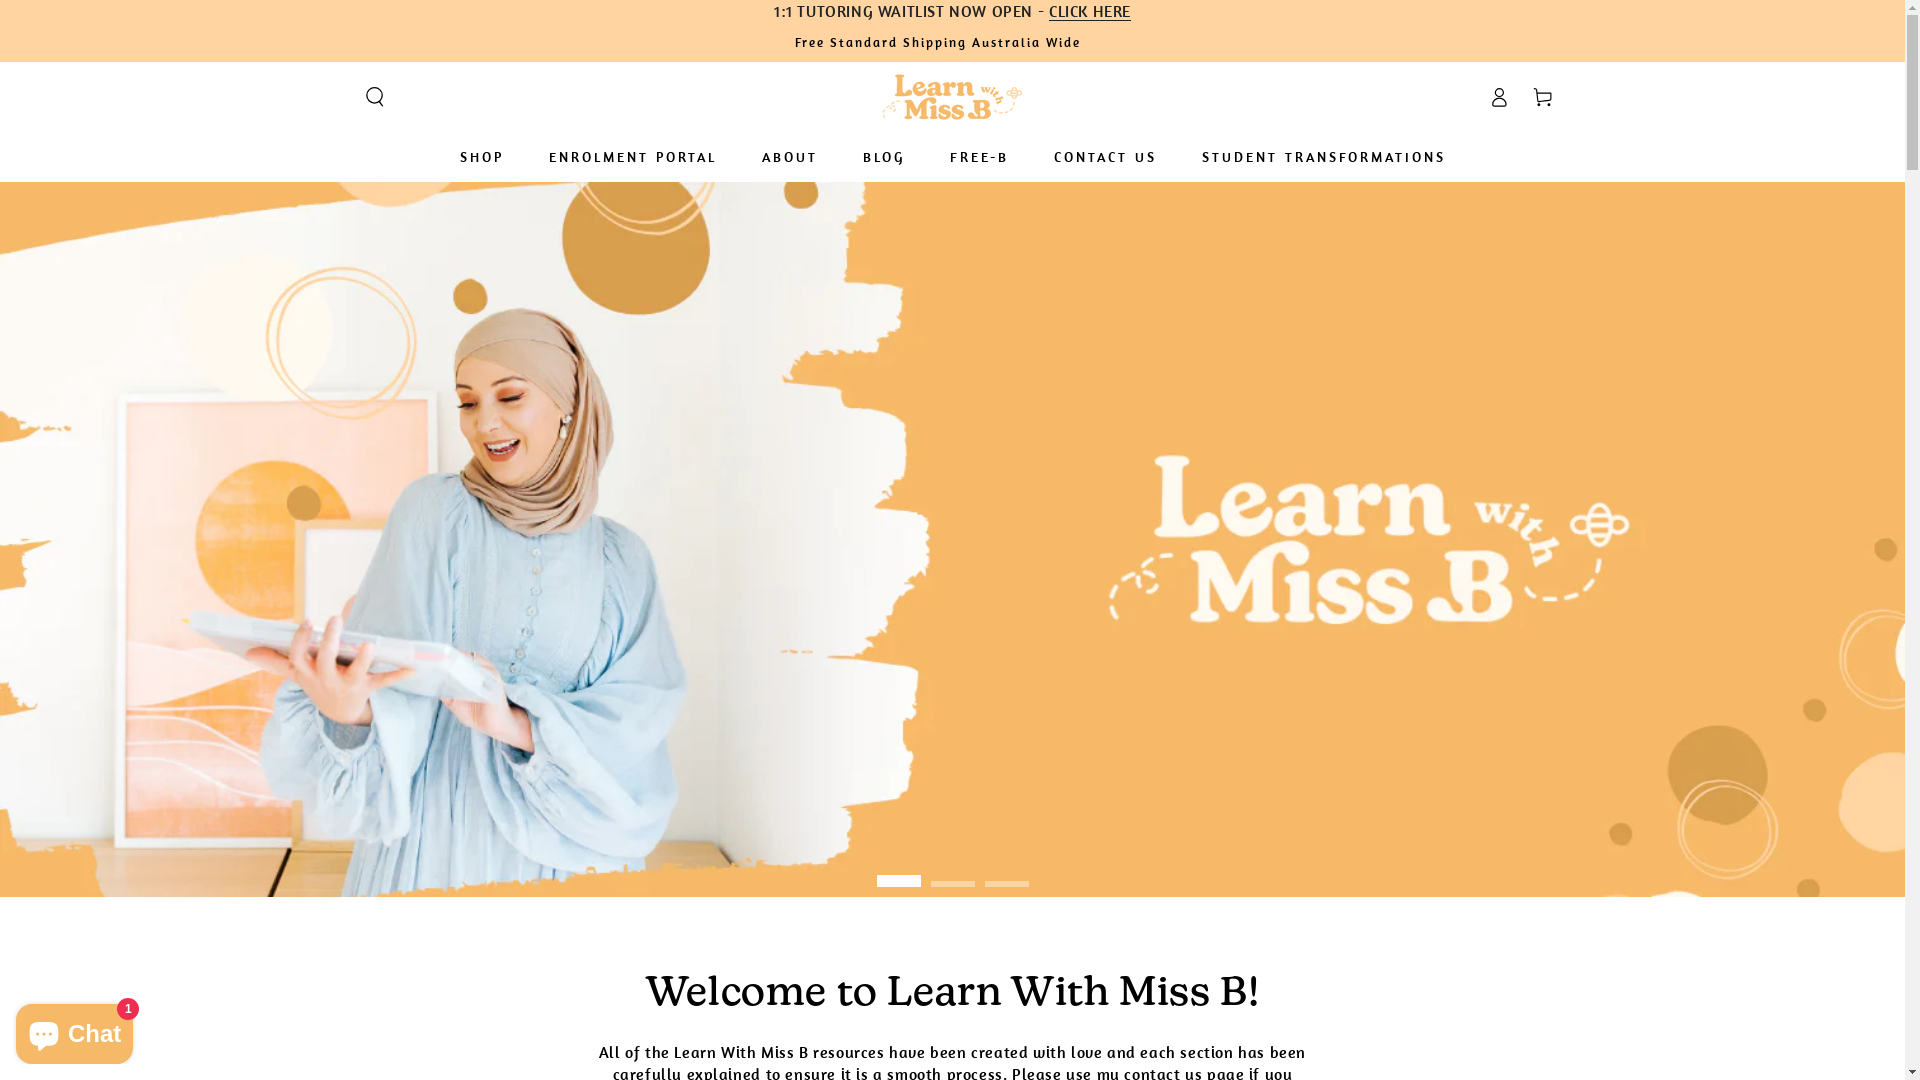  I want to click on 'View slide 2', so click(929, 869).